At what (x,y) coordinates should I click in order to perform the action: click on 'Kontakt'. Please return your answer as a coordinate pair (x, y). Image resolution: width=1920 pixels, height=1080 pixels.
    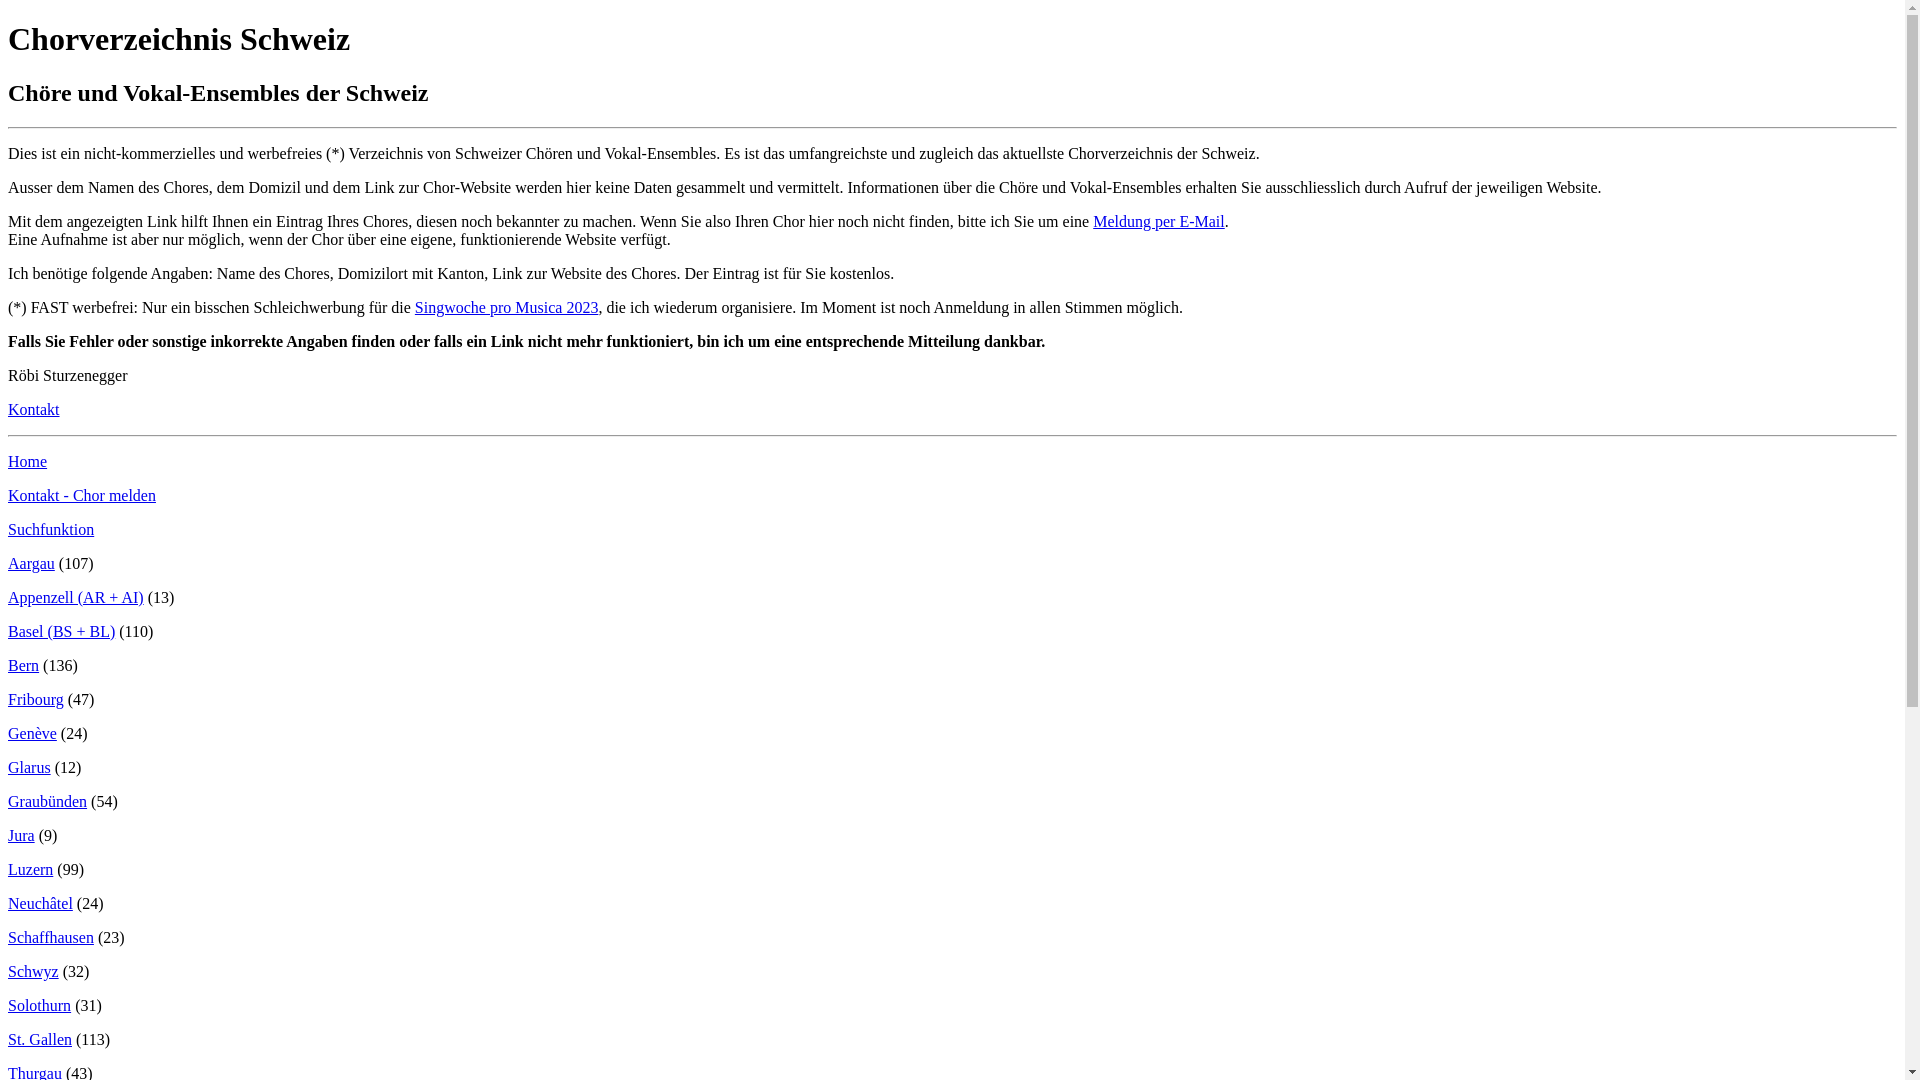
    Looking at the image, I should click on (33, 408).